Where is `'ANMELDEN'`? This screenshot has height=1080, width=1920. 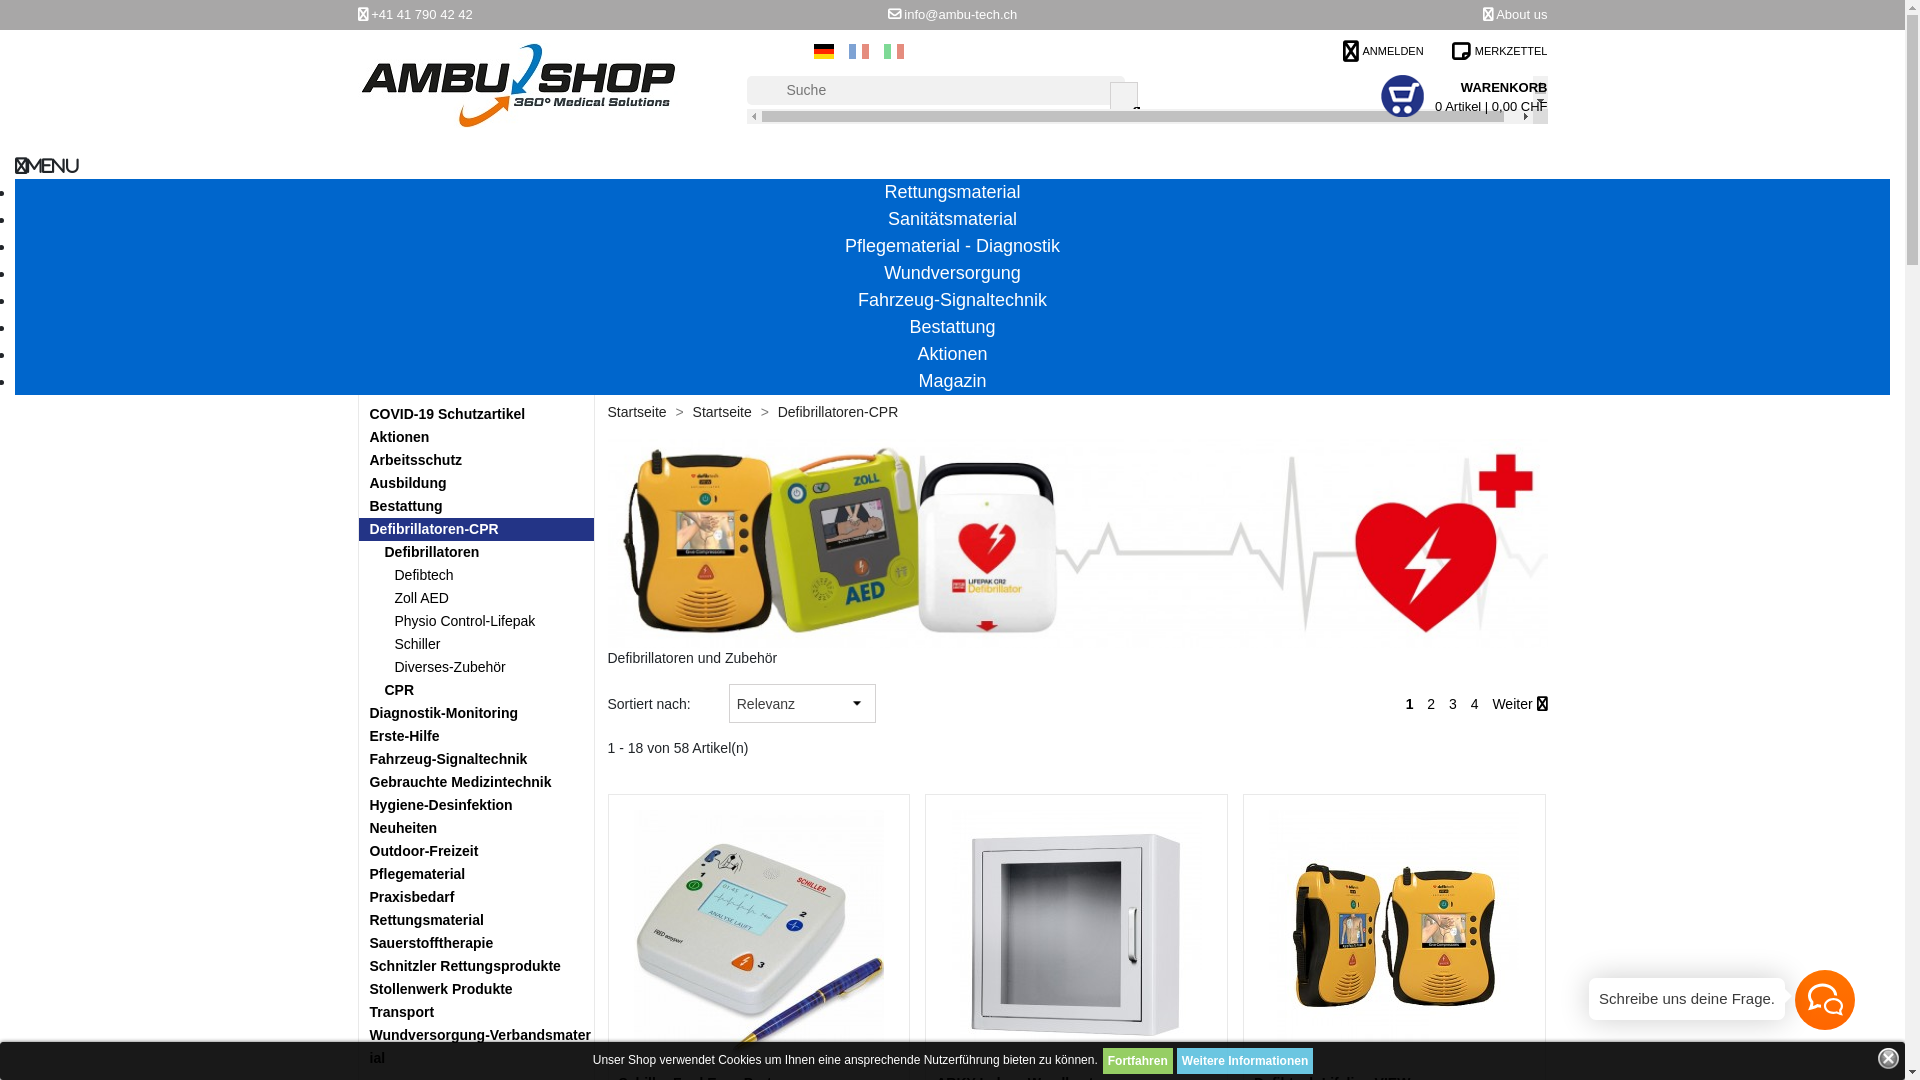
'ANMELDEN' is located at coordinates (1384, 49).